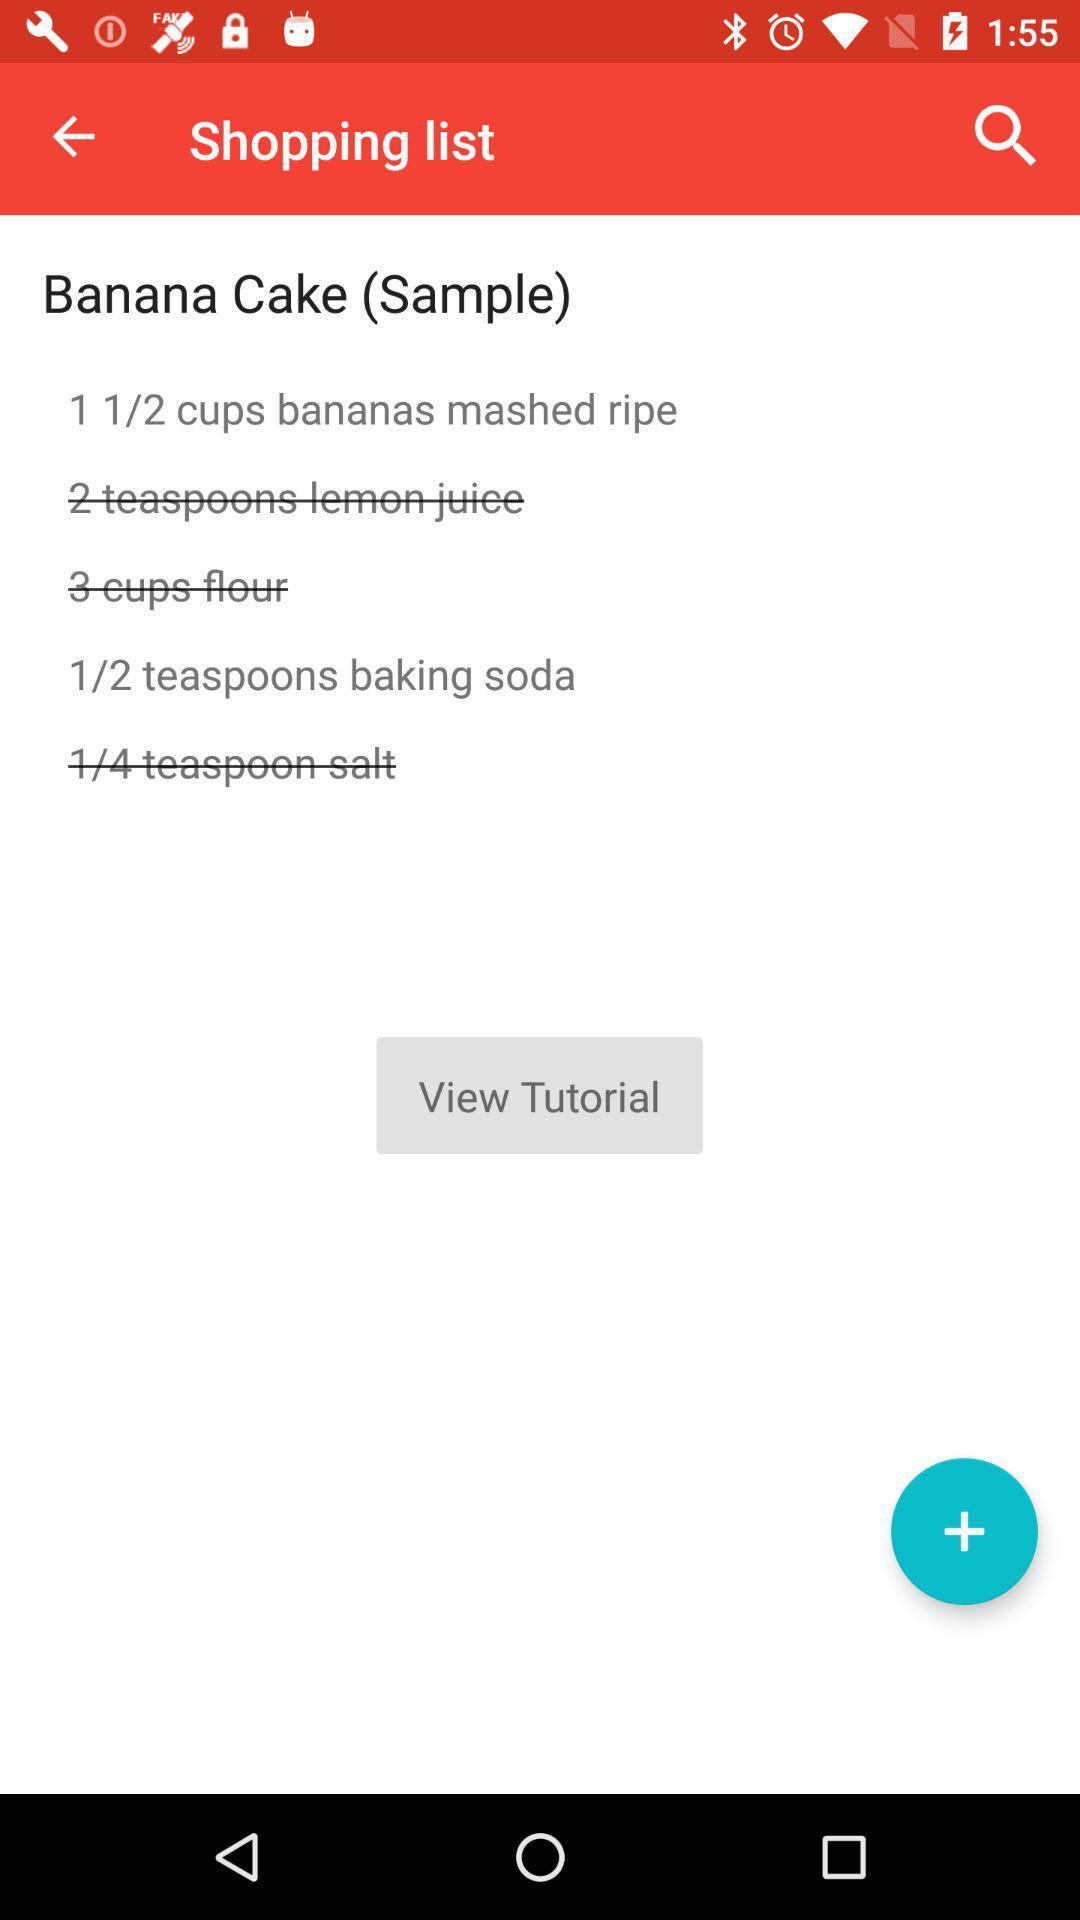 Image resolution: width=1080 pixels, height=1920 pixels. Describe the element at coordinates (963, 1530) in the screenshot. I see `etc` at that location.